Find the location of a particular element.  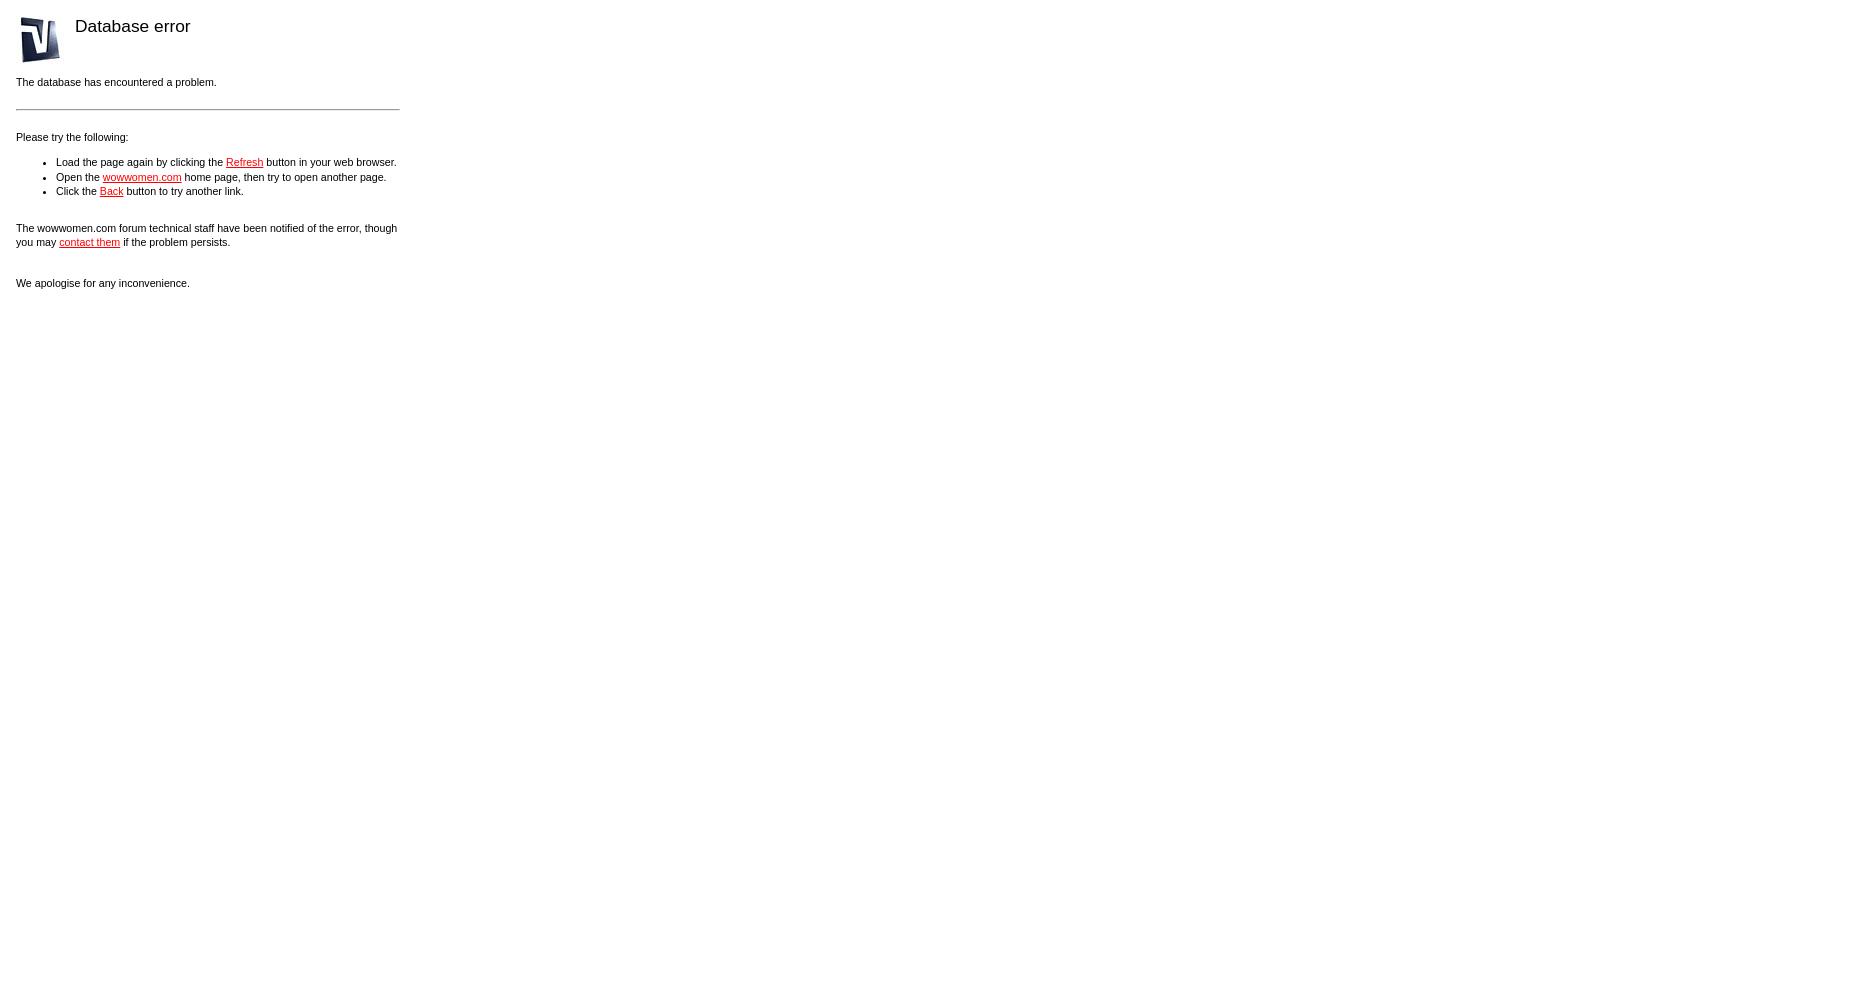

'home page, then try to open another page.' is located at coordinates (282, 176).